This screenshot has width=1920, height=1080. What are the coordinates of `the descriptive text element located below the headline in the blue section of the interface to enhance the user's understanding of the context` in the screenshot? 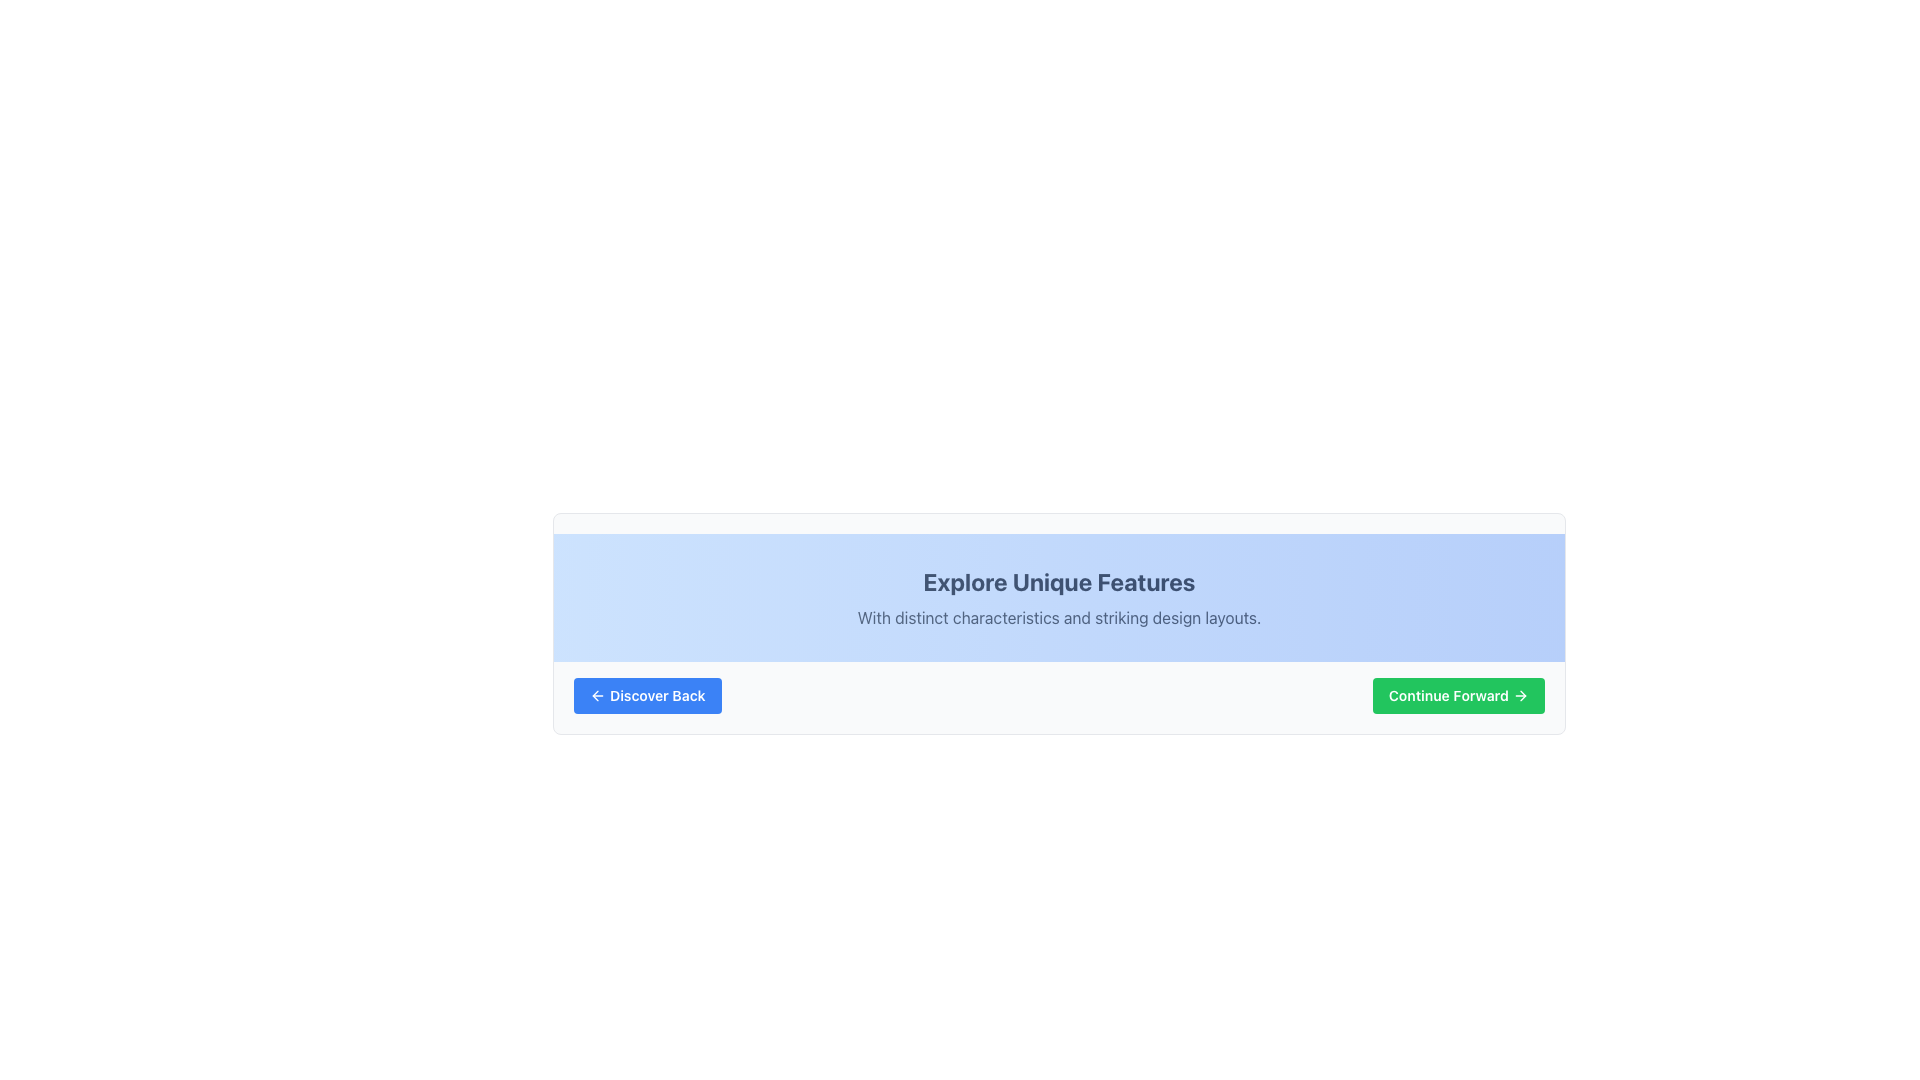 It's located at (1058, 616).